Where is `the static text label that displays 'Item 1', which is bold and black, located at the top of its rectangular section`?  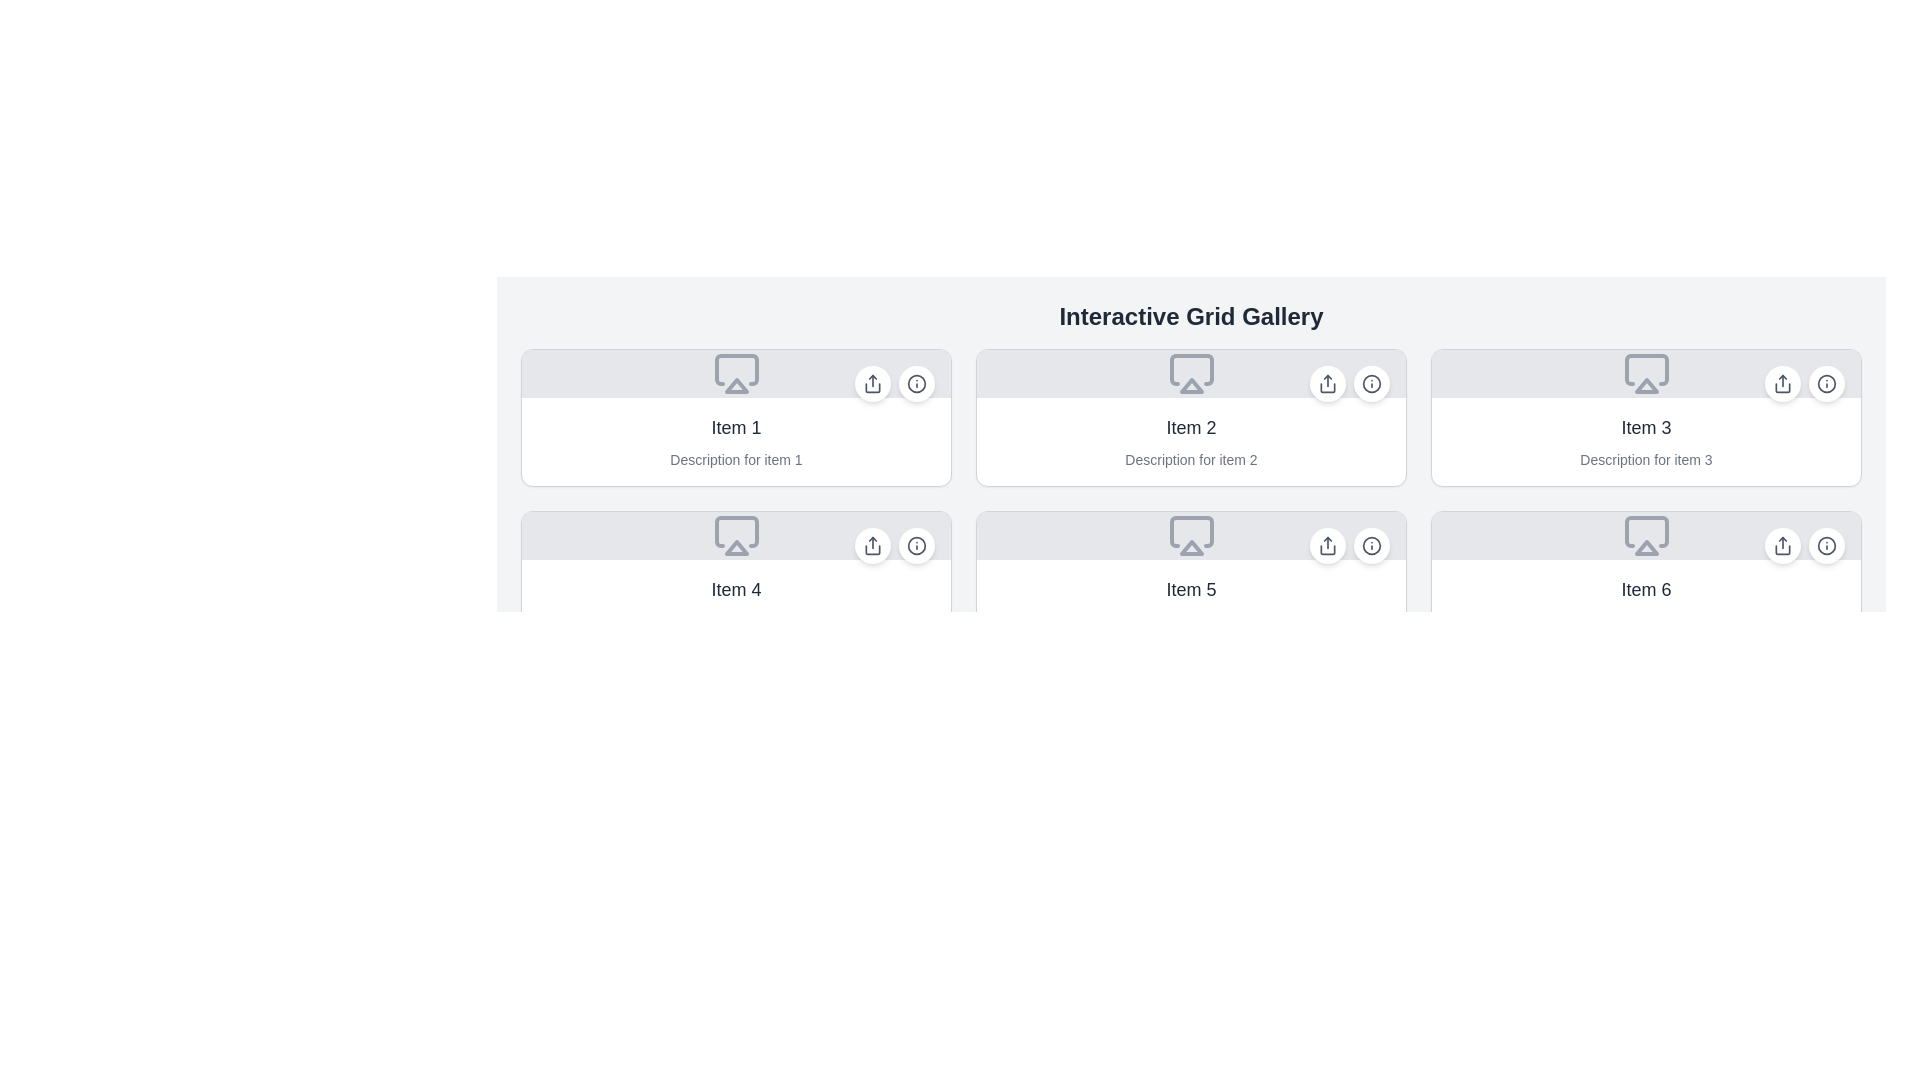 the static text label that displays 'Item 1', which is bold and black, located at the top of its rectangular section is located at coordinates (735, 427).